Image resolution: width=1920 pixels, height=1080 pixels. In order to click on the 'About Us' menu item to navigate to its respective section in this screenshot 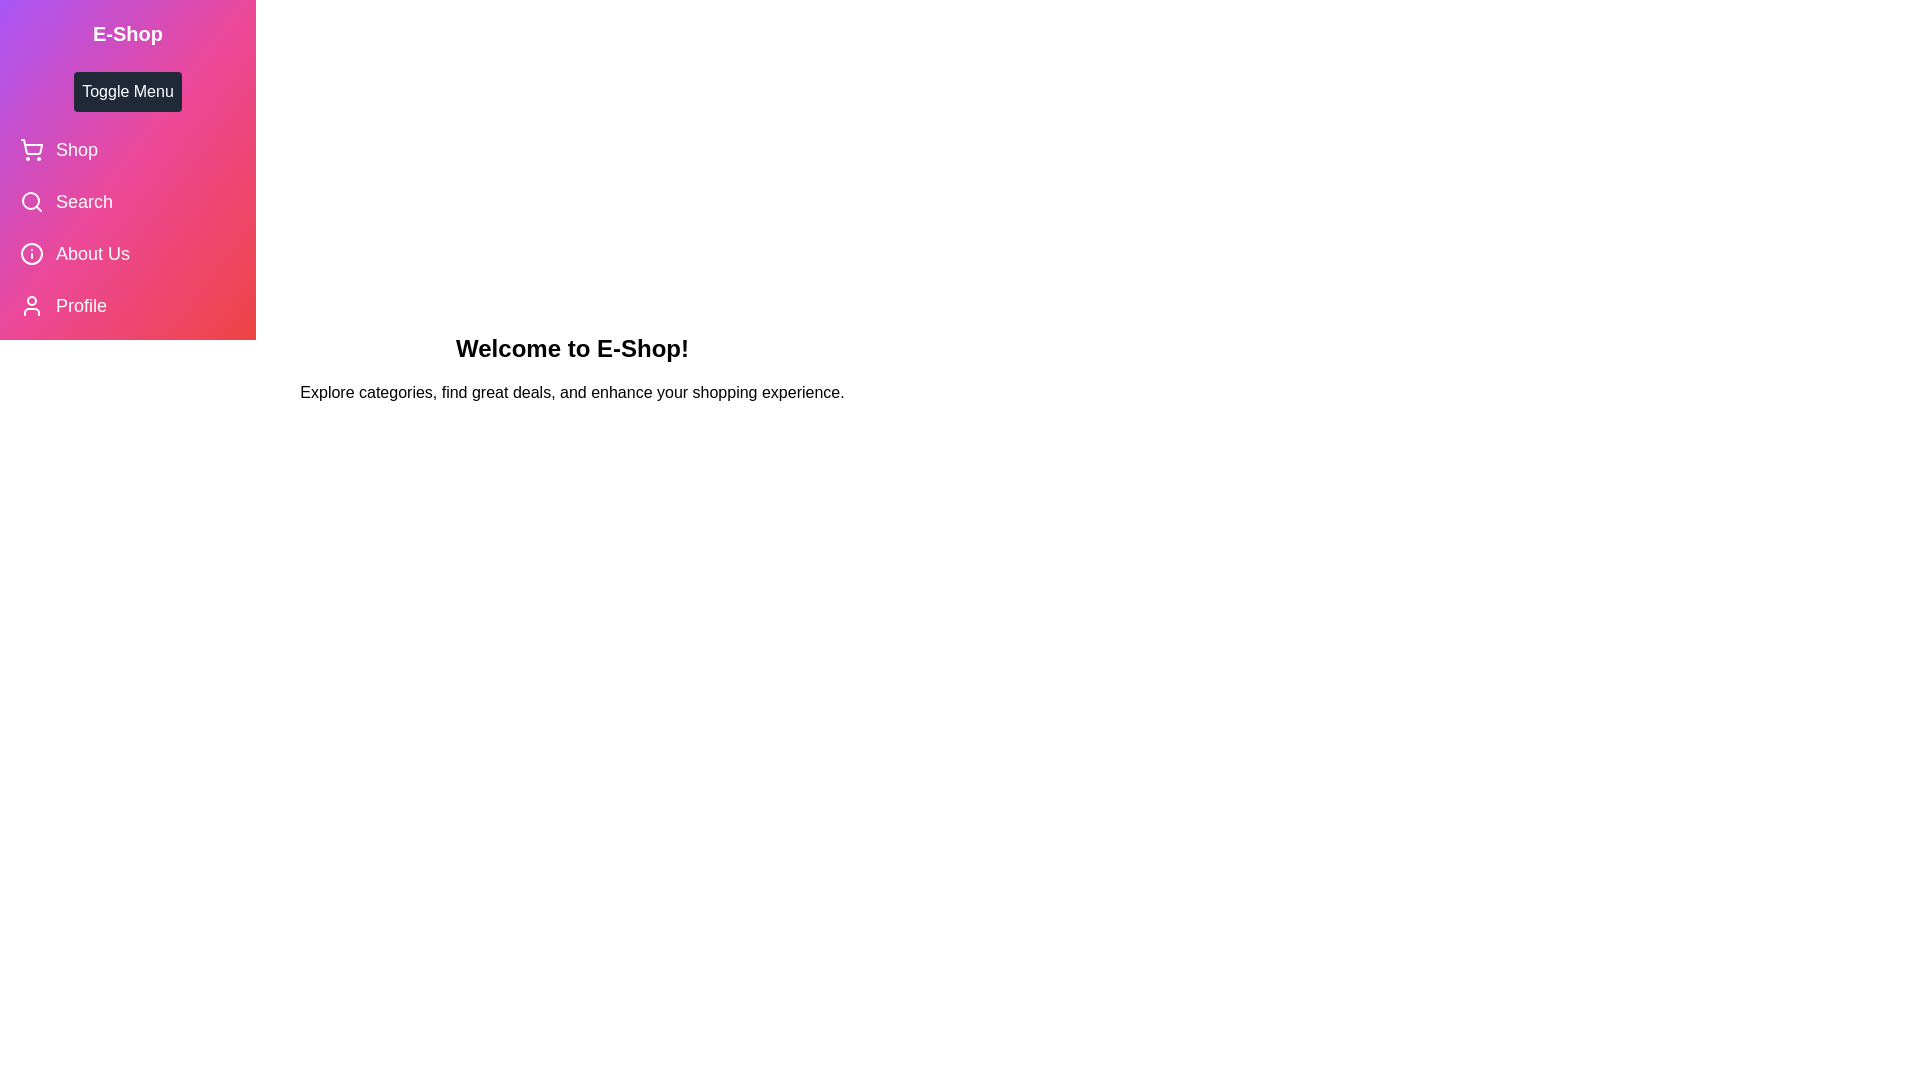, I will do `click(127, 253)`.